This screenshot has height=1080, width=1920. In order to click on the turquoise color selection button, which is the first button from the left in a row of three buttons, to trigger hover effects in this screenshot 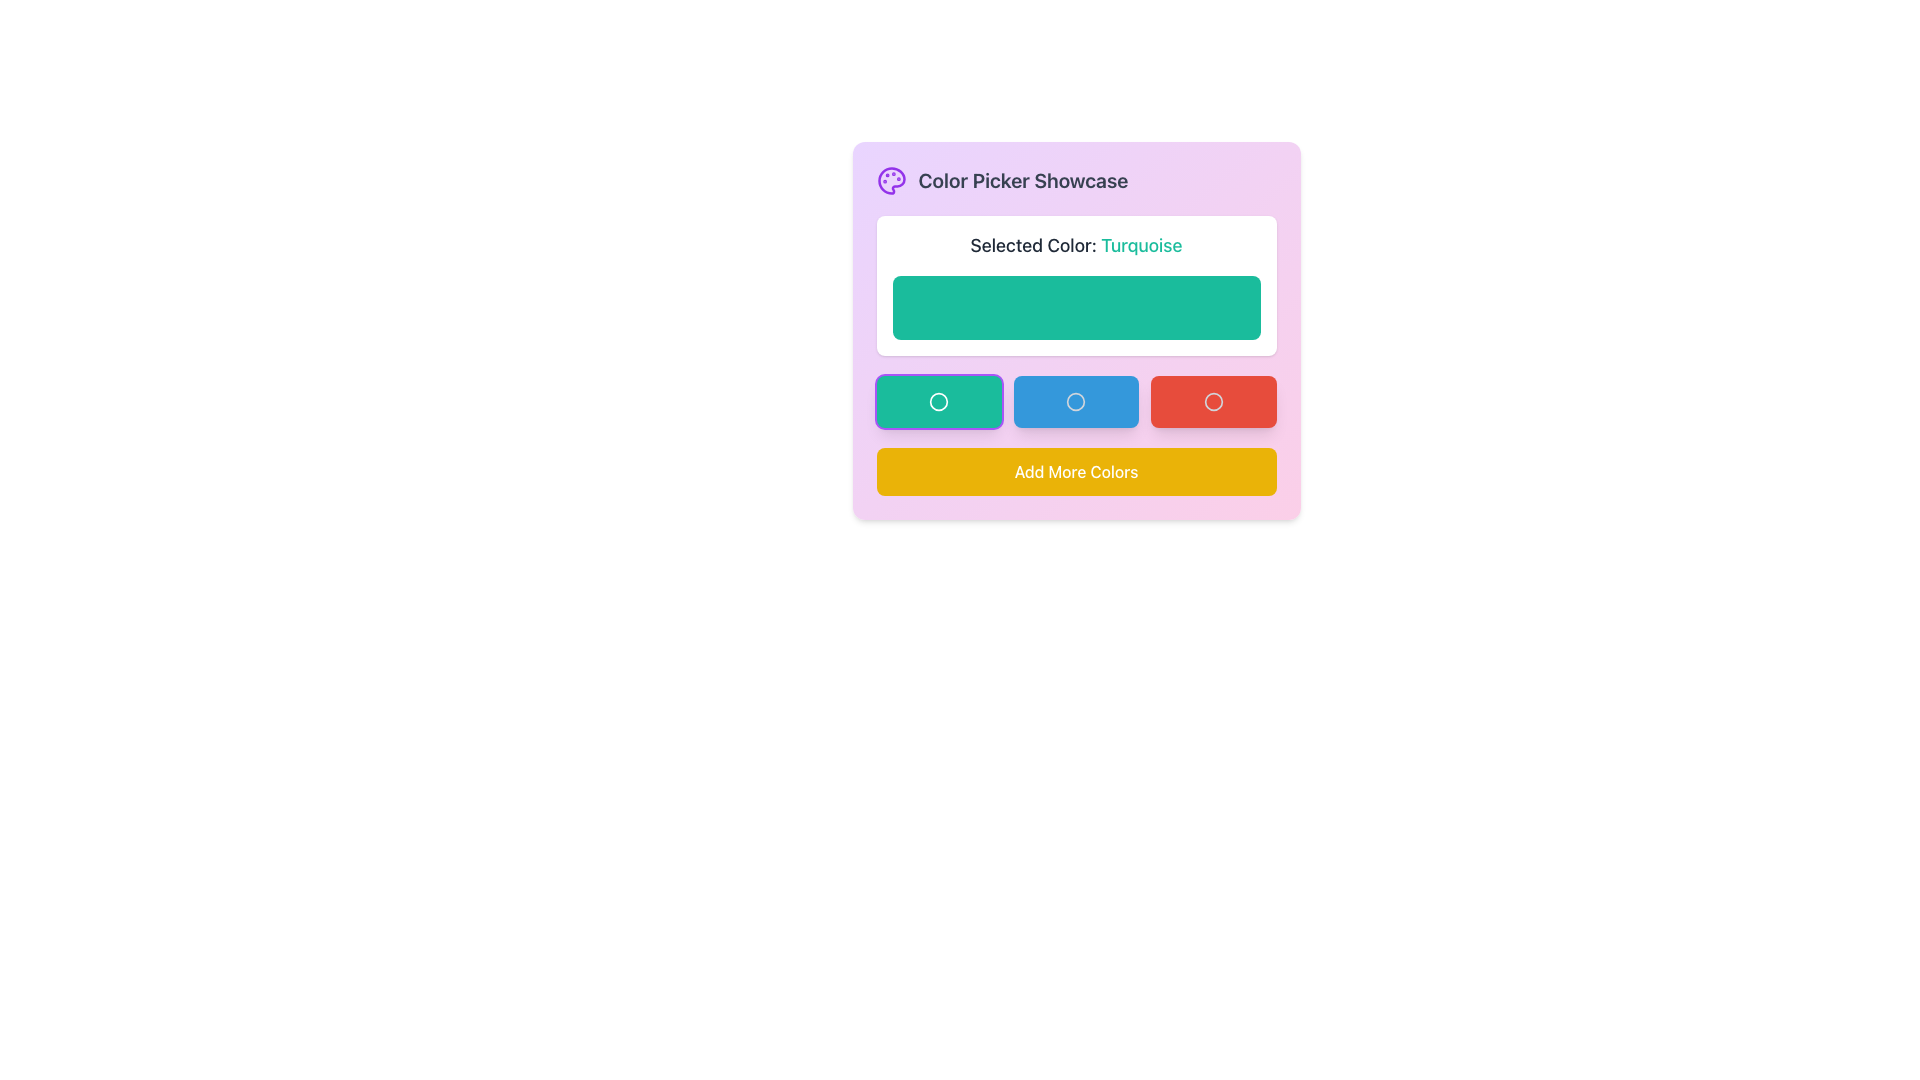, I will do `click(938, 401)`.